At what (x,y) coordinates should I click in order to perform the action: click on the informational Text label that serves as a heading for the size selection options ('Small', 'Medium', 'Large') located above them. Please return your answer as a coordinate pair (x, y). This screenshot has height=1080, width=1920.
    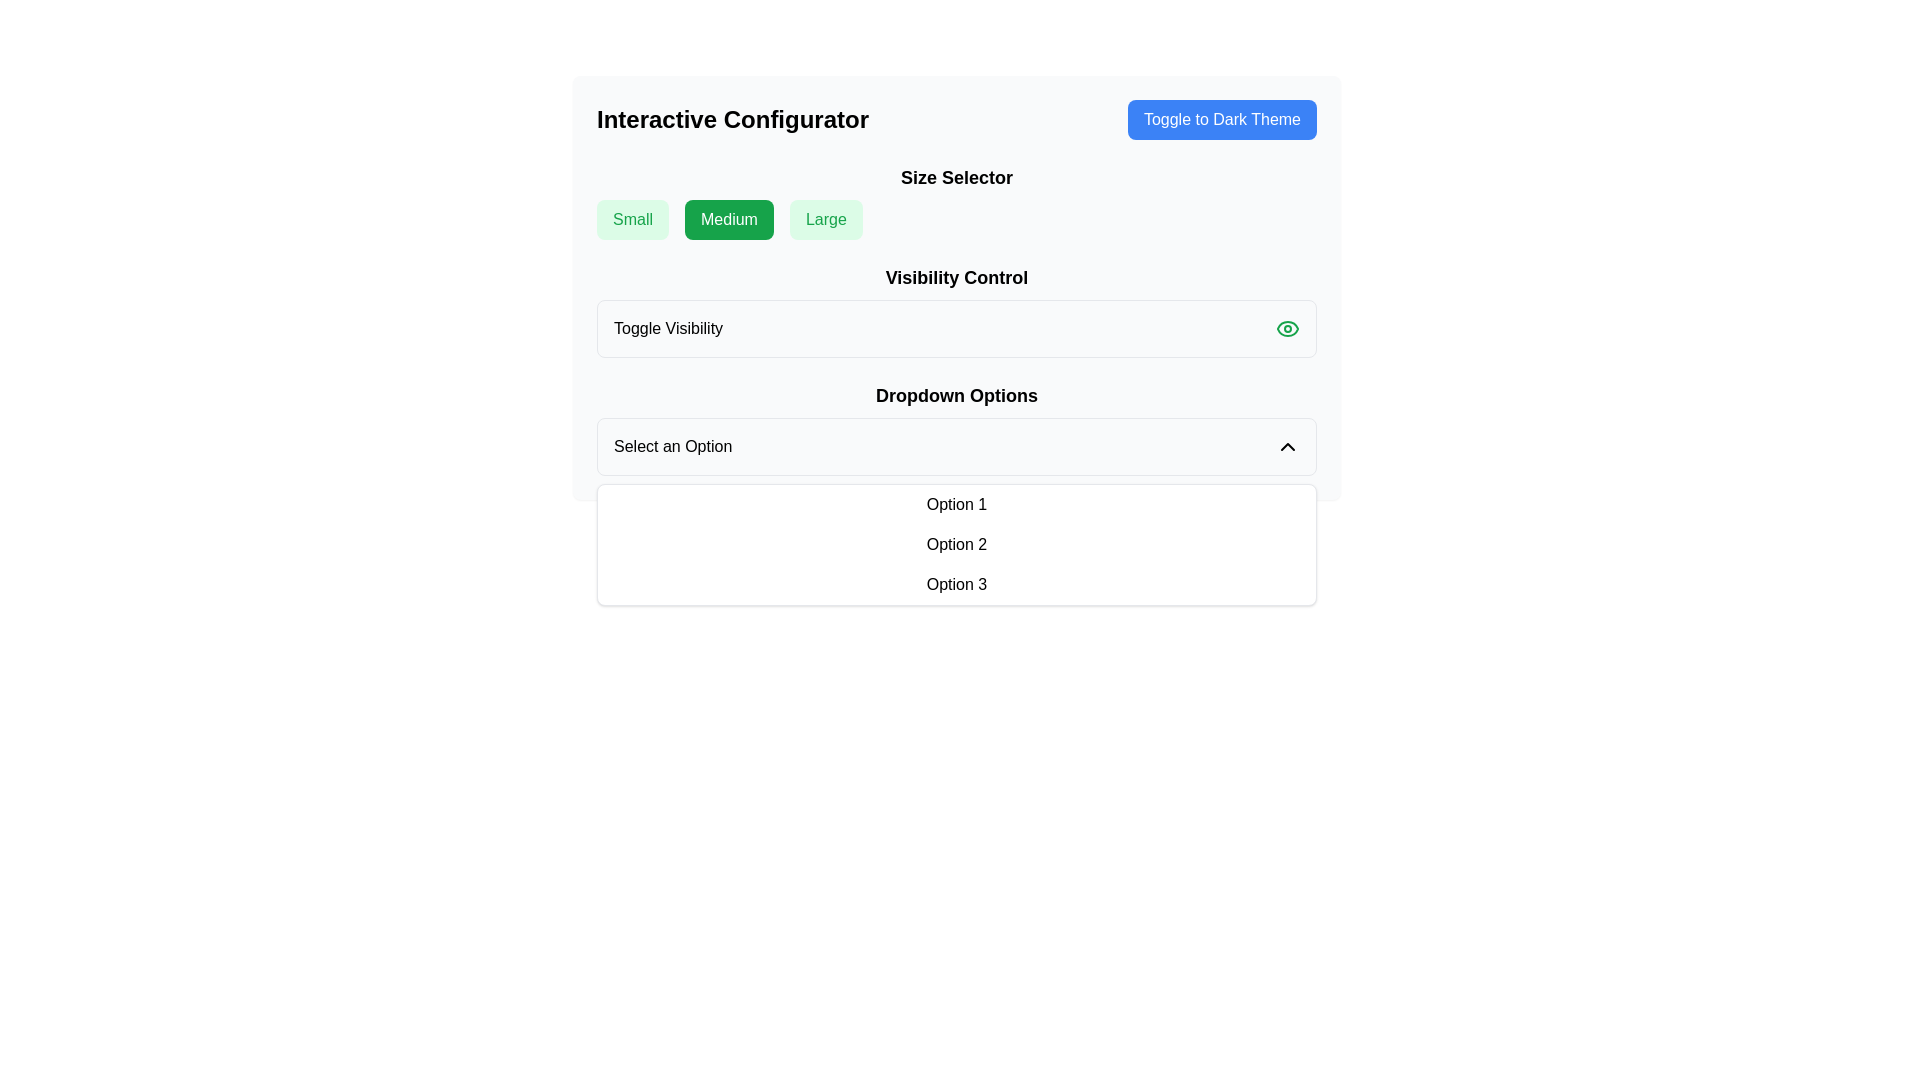
    Looking at the image, I should click on (955, 176).